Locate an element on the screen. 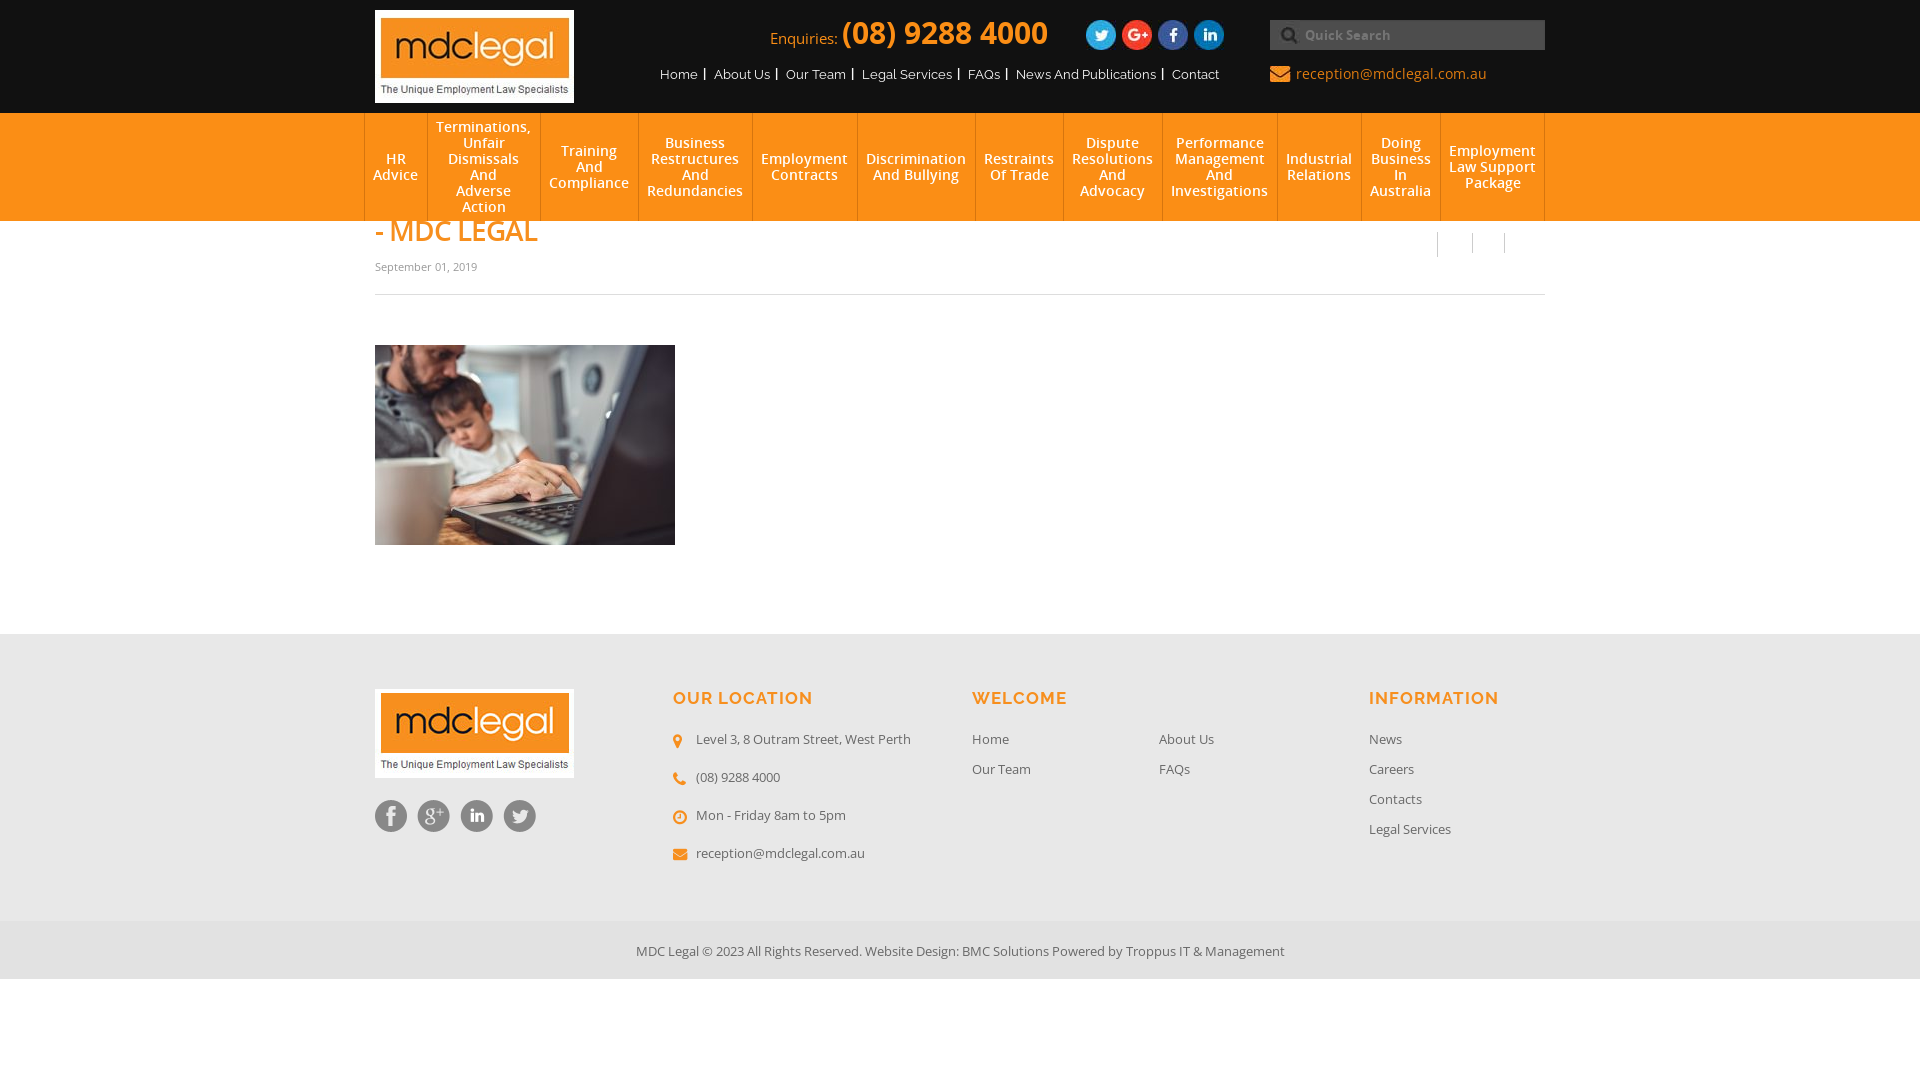 The width and height of the screenshot is (1920, 1080). 'Industrial is located at coordinates (1275, 165).